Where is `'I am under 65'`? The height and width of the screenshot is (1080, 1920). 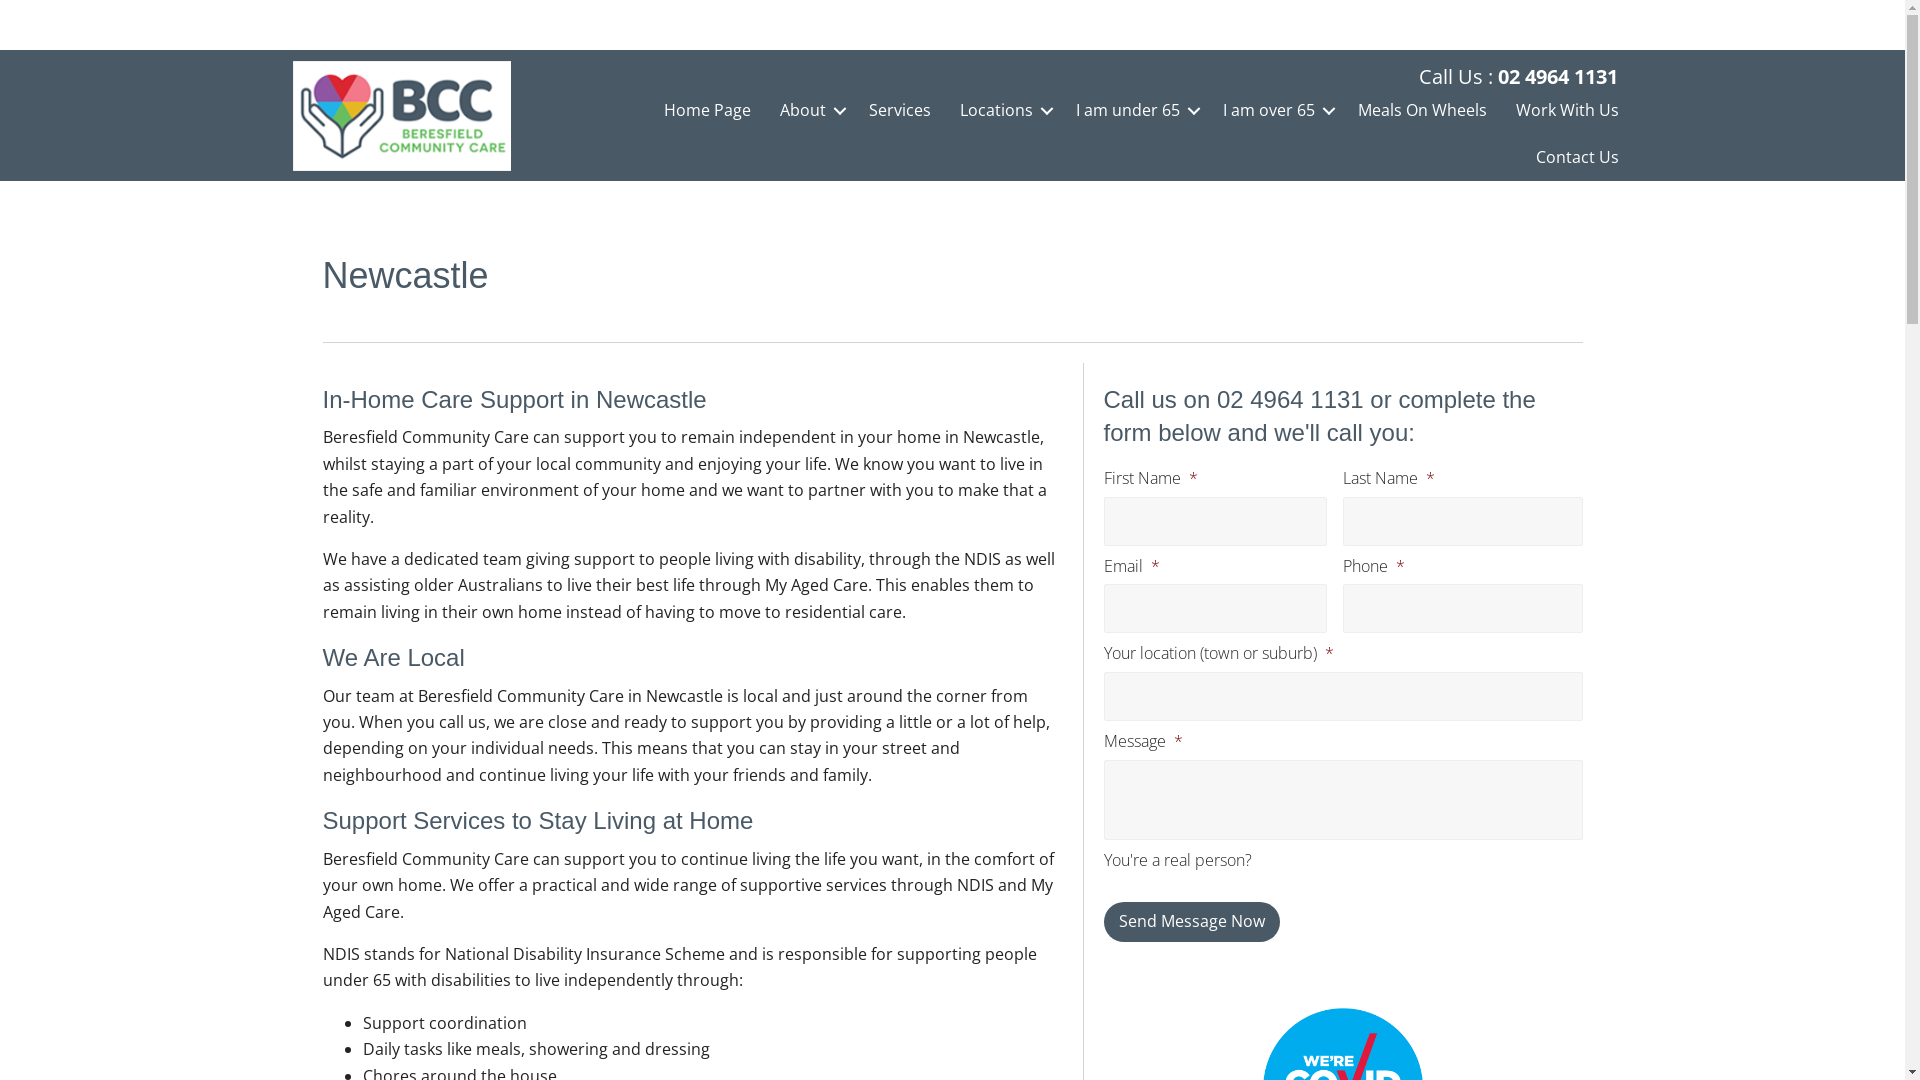 'I am under 65' is located at coordinates (1134, 110).